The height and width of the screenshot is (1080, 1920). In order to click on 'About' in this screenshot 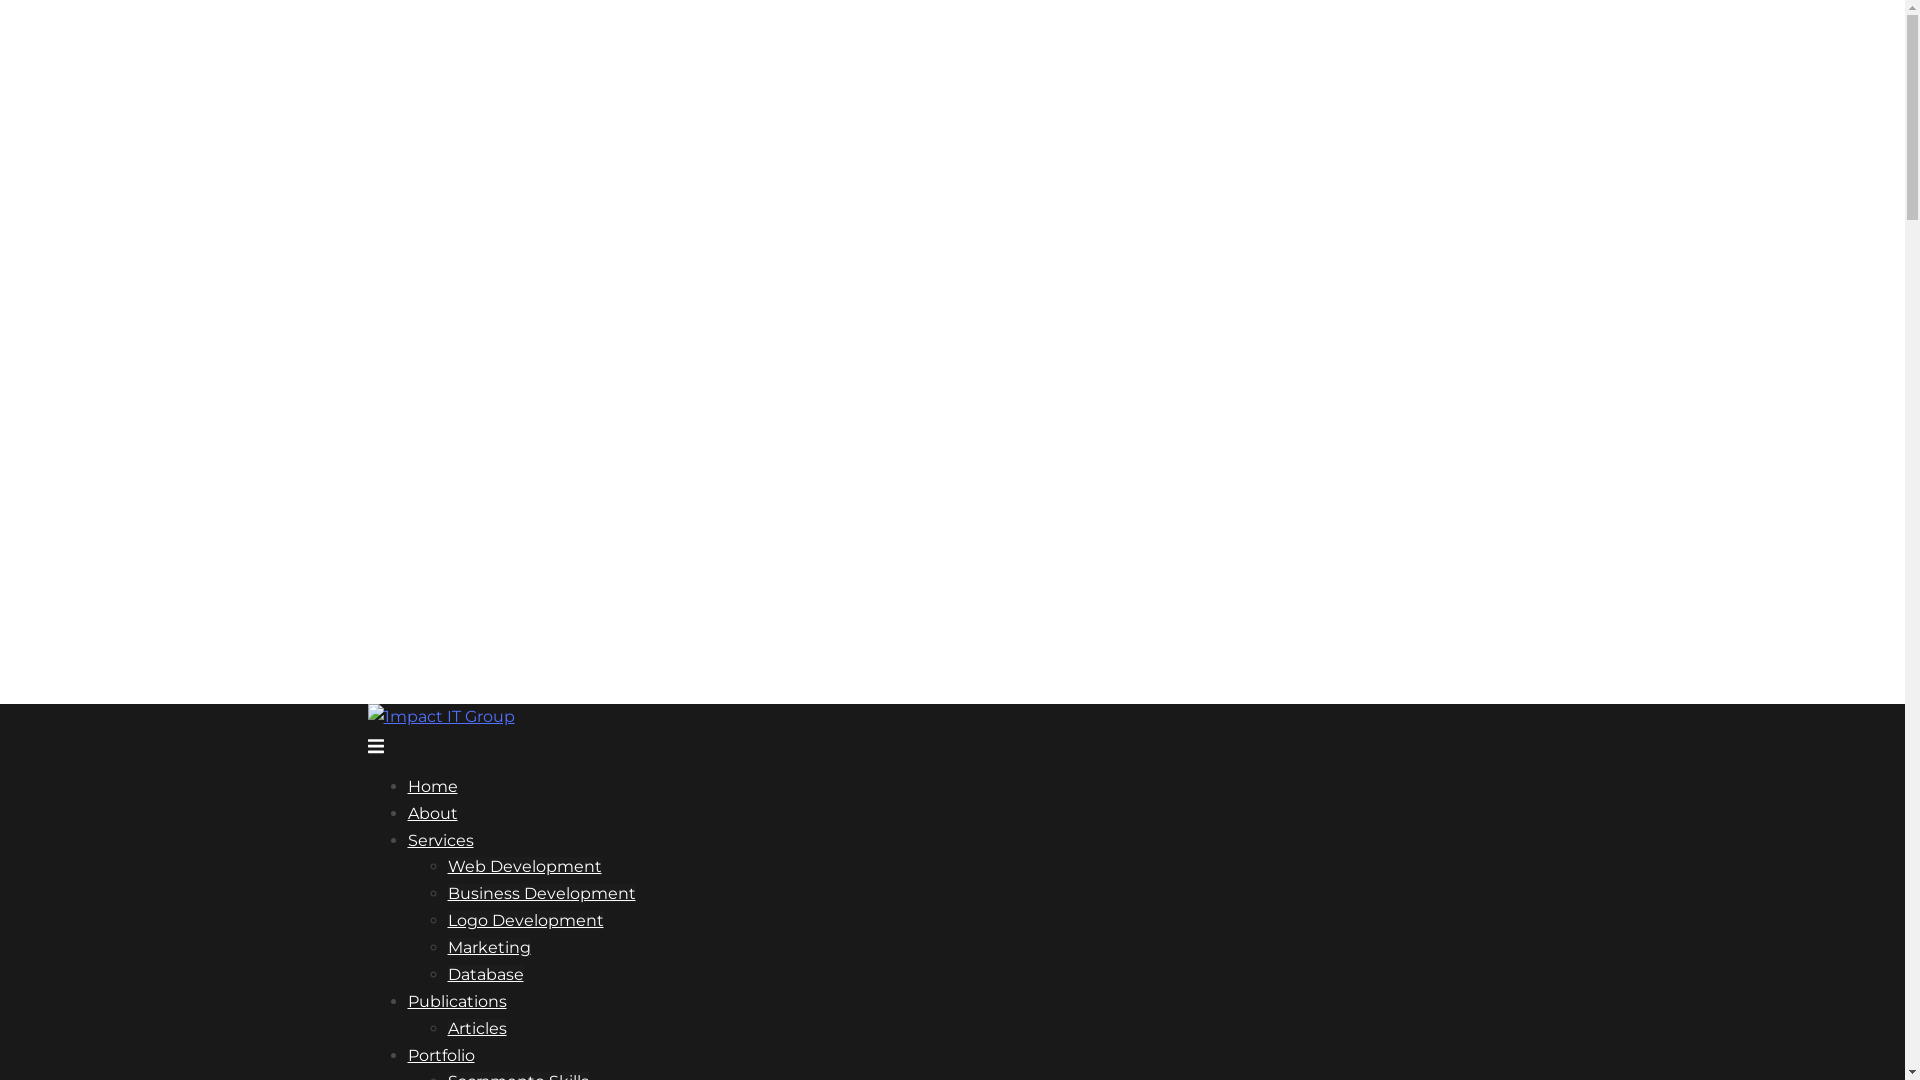, I will do `click(431, 813)`.